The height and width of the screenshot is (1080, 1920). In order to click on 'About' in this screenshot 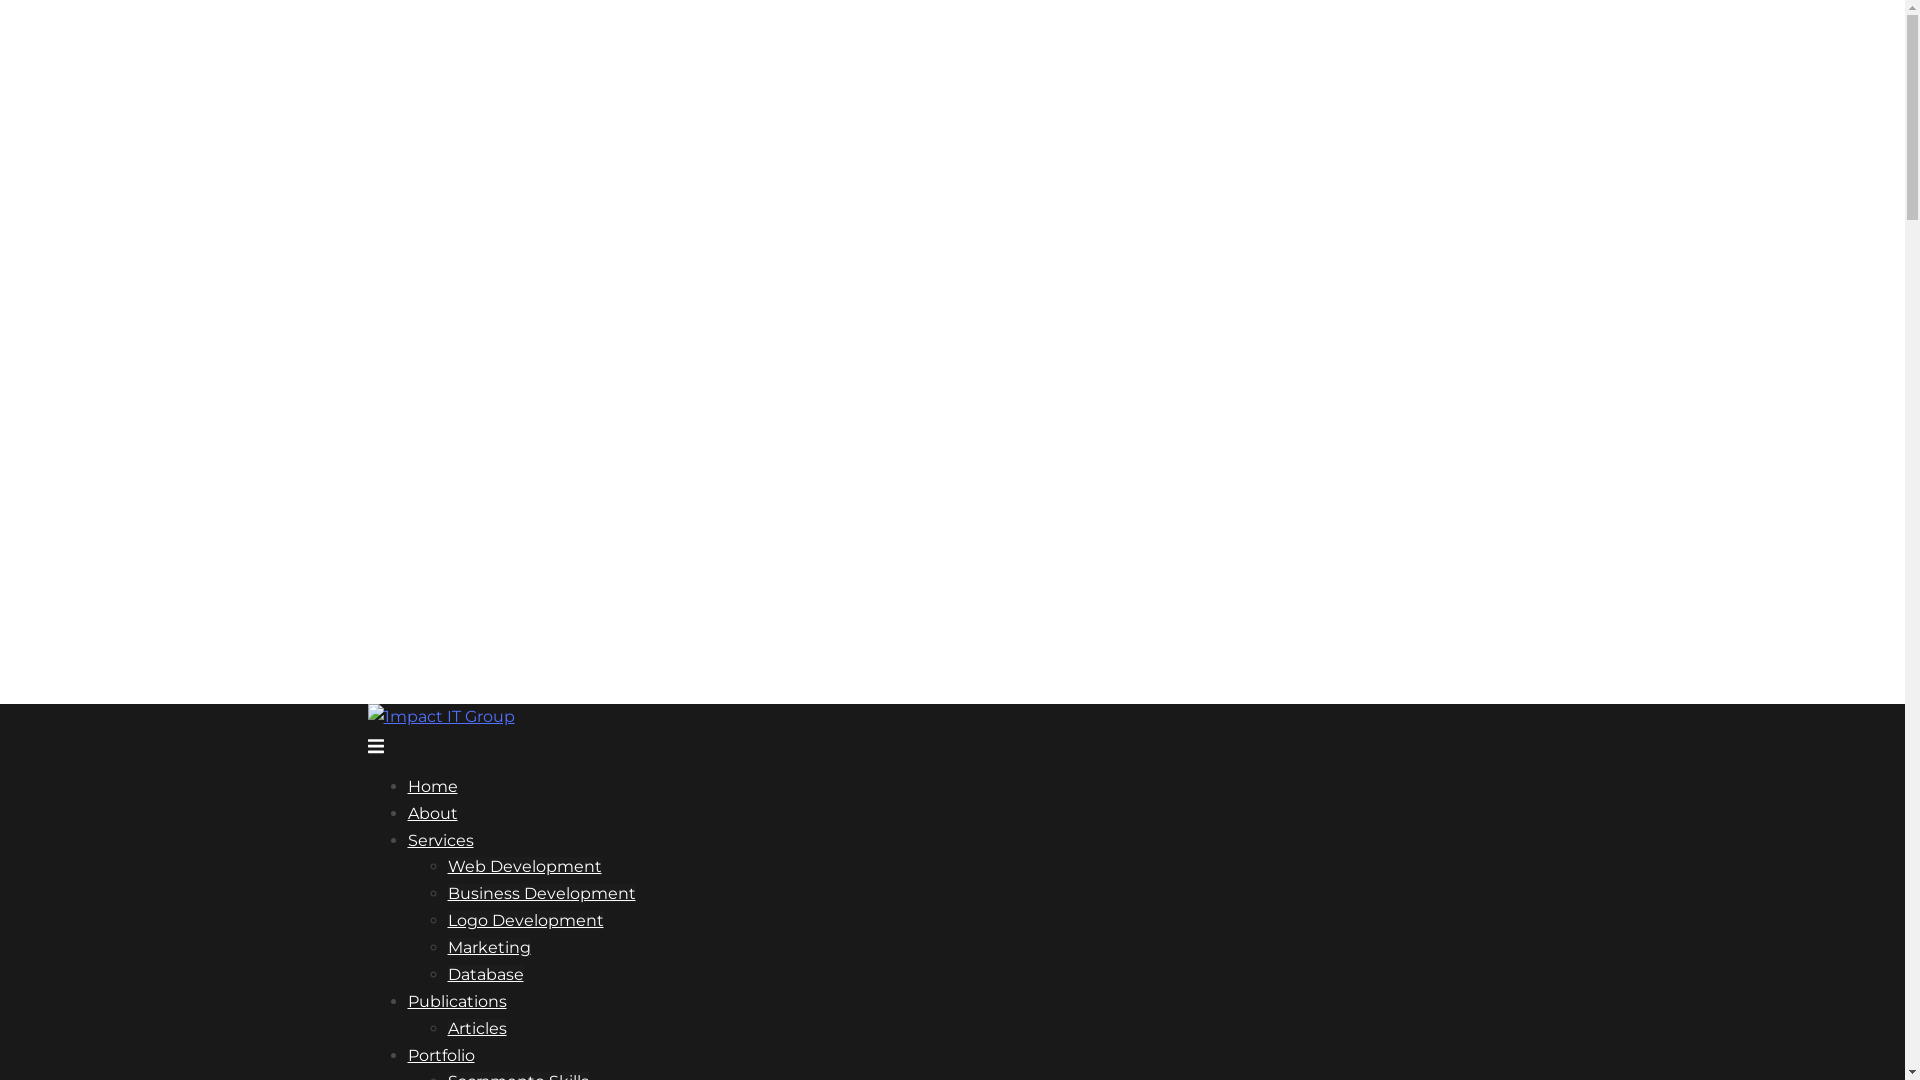, I will do `click(431, 813)`.